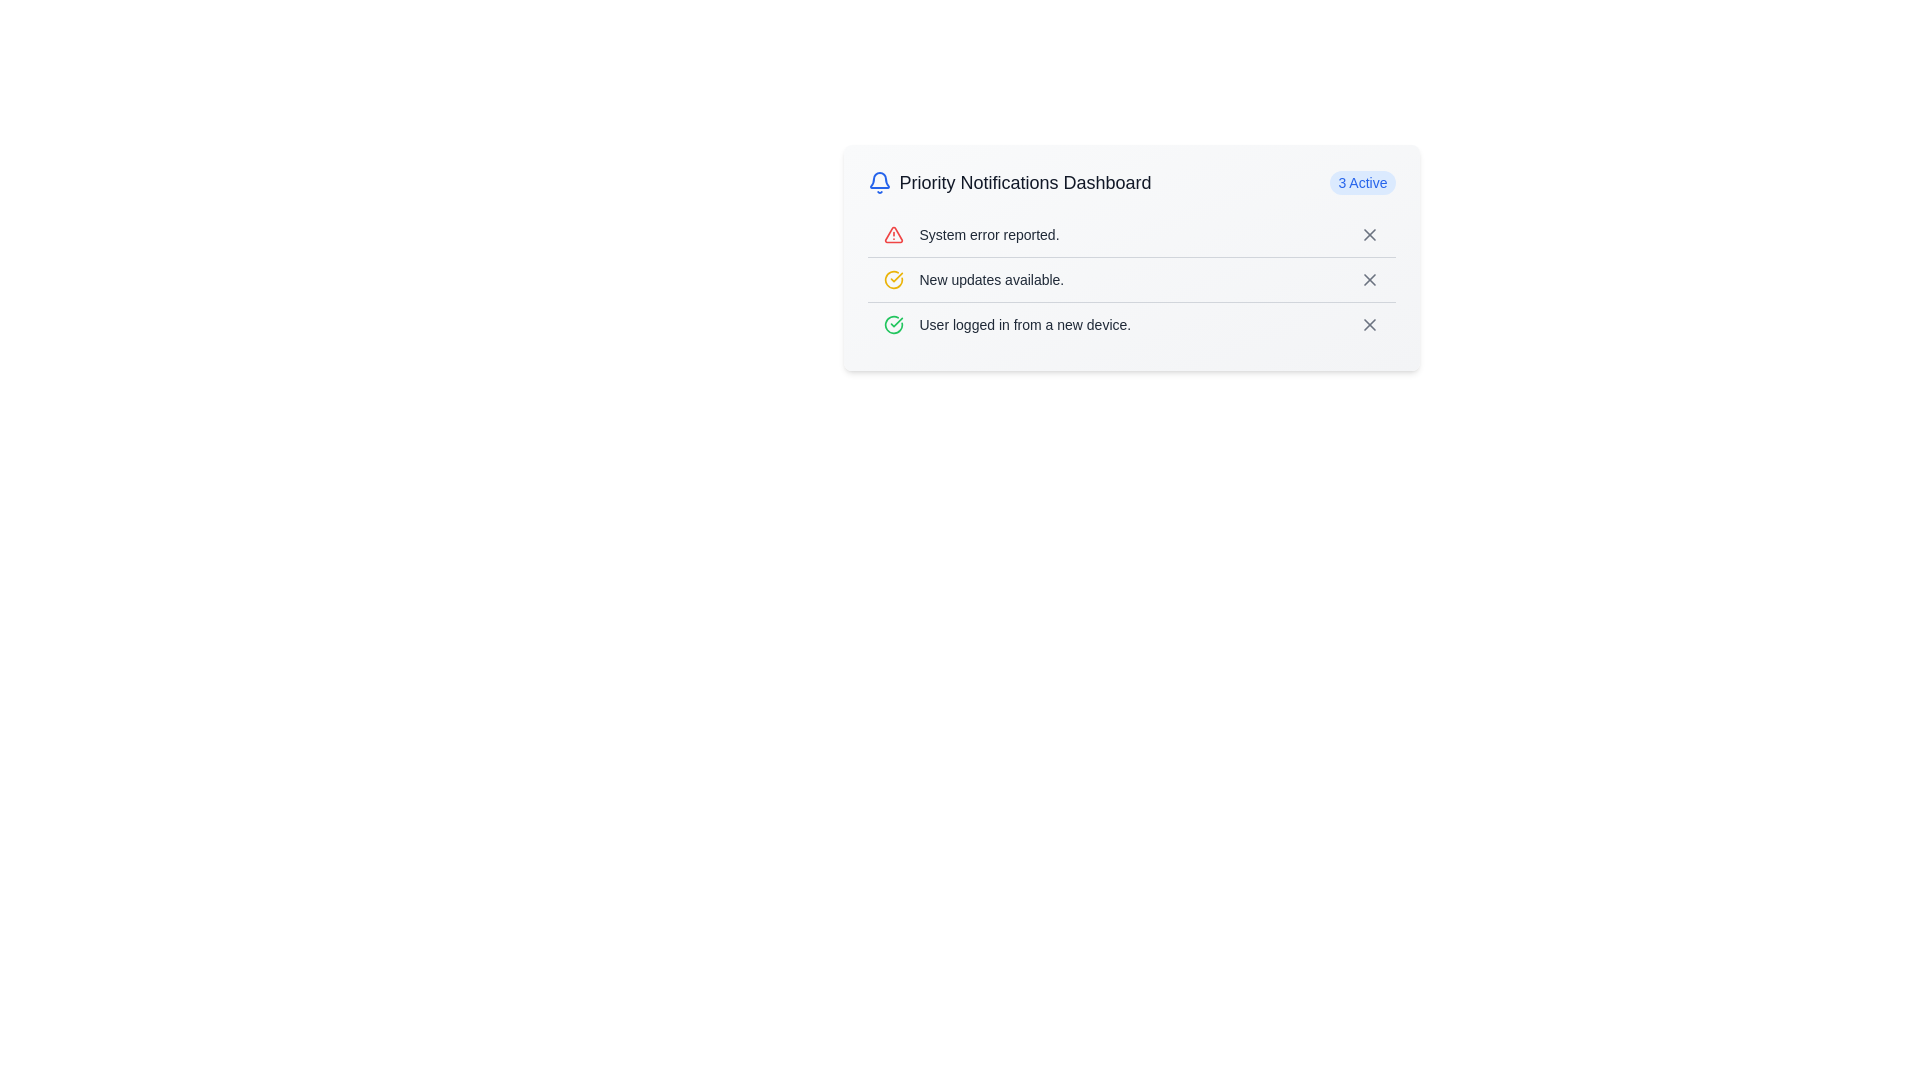  What do you see at coordinates (971, 234) in the screenshot?
I see `the Notification item that displays the warning icon and the text 'System error reported.' in gray font, located in the Priority Notifications Dashboard` at bounding box center [971, 234].